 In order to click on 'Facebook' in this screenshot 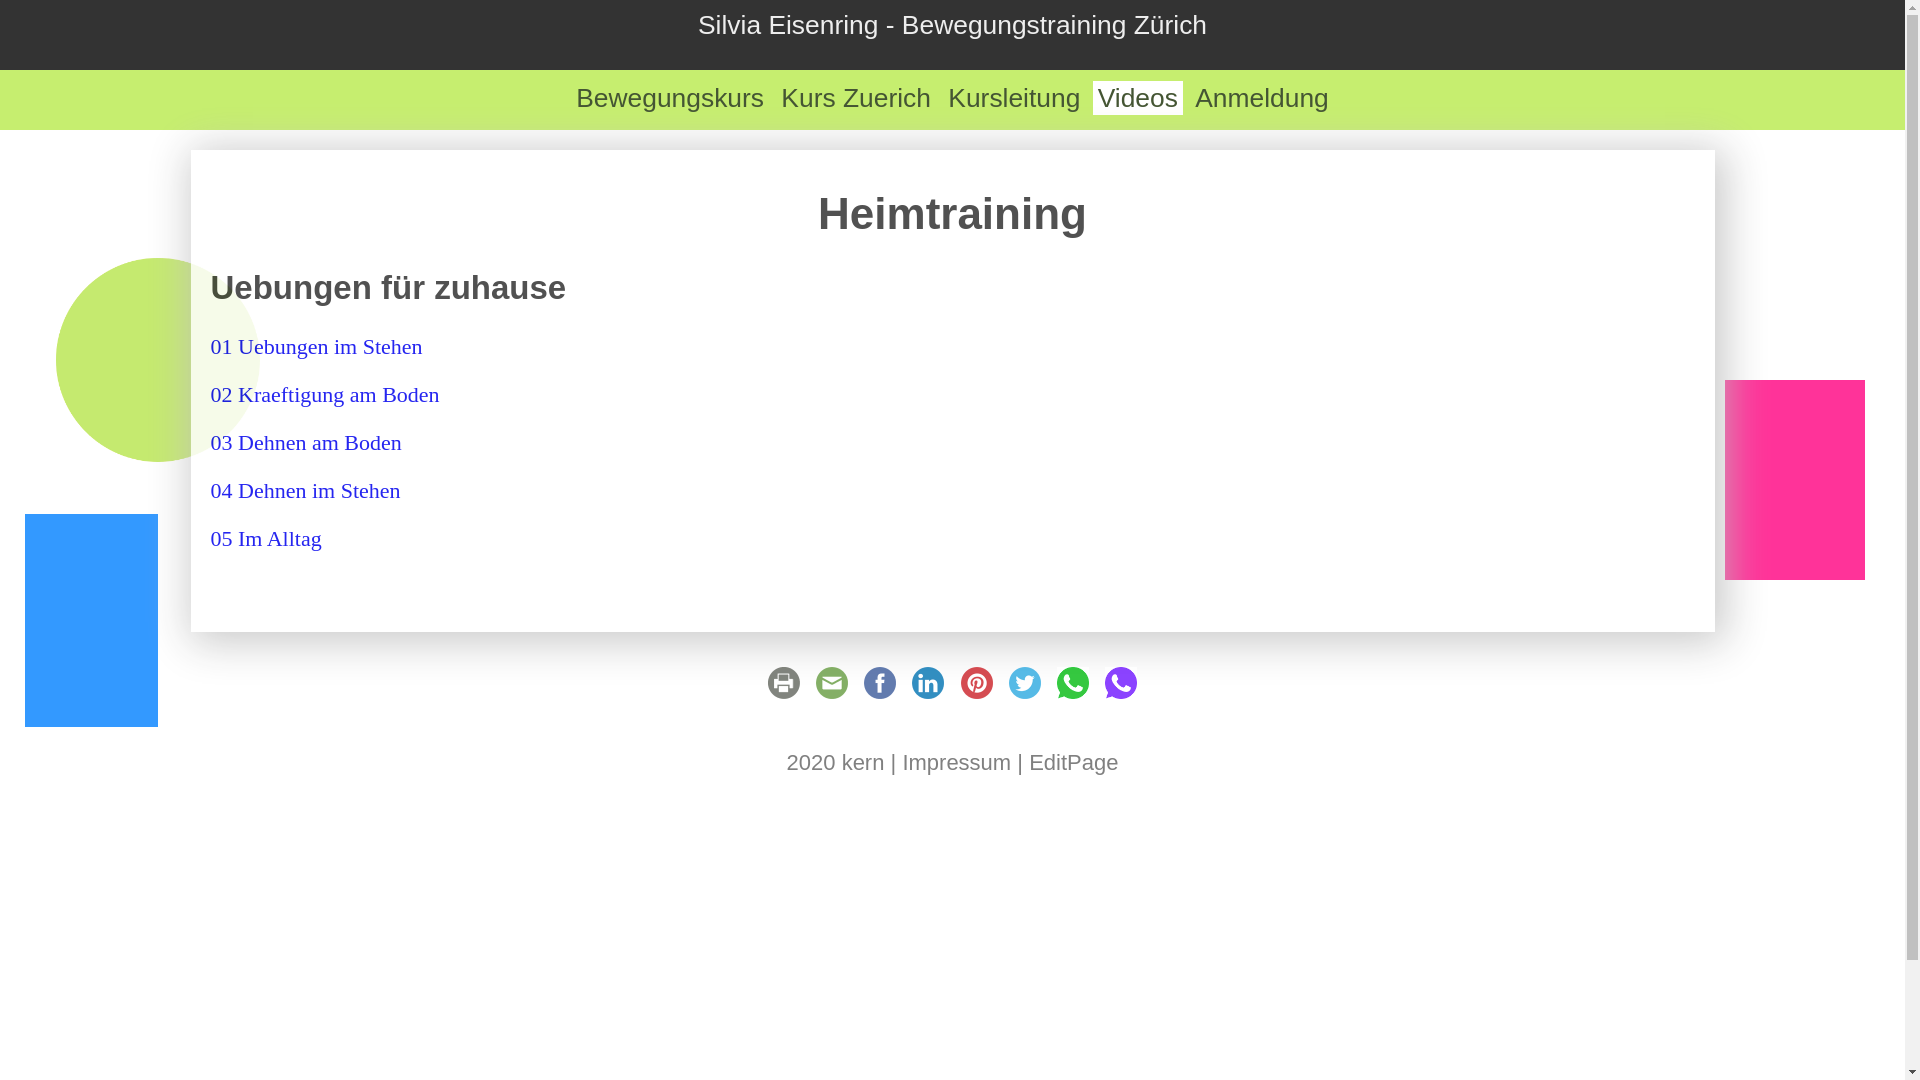, I will do `click(879, 690)`.